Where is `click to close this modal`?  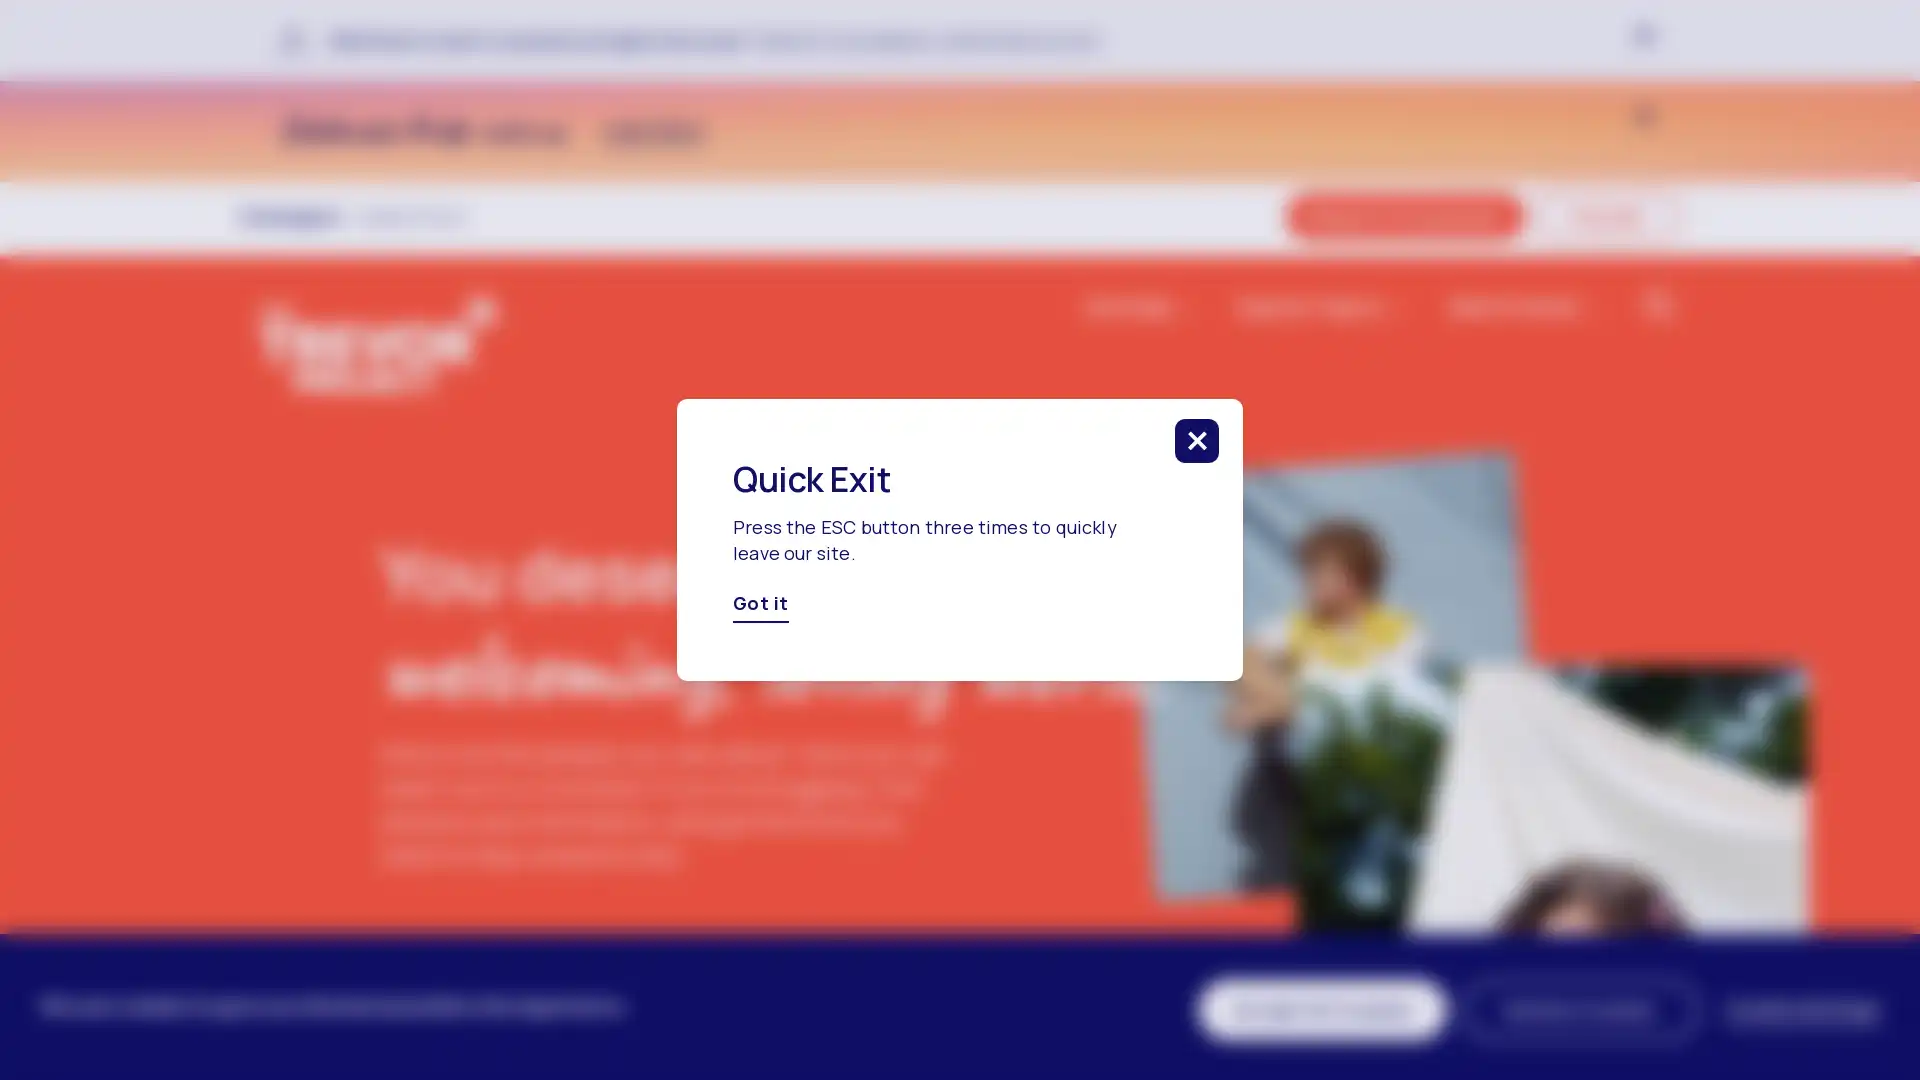
click to close this modal is located at coordinates (1196, 439).